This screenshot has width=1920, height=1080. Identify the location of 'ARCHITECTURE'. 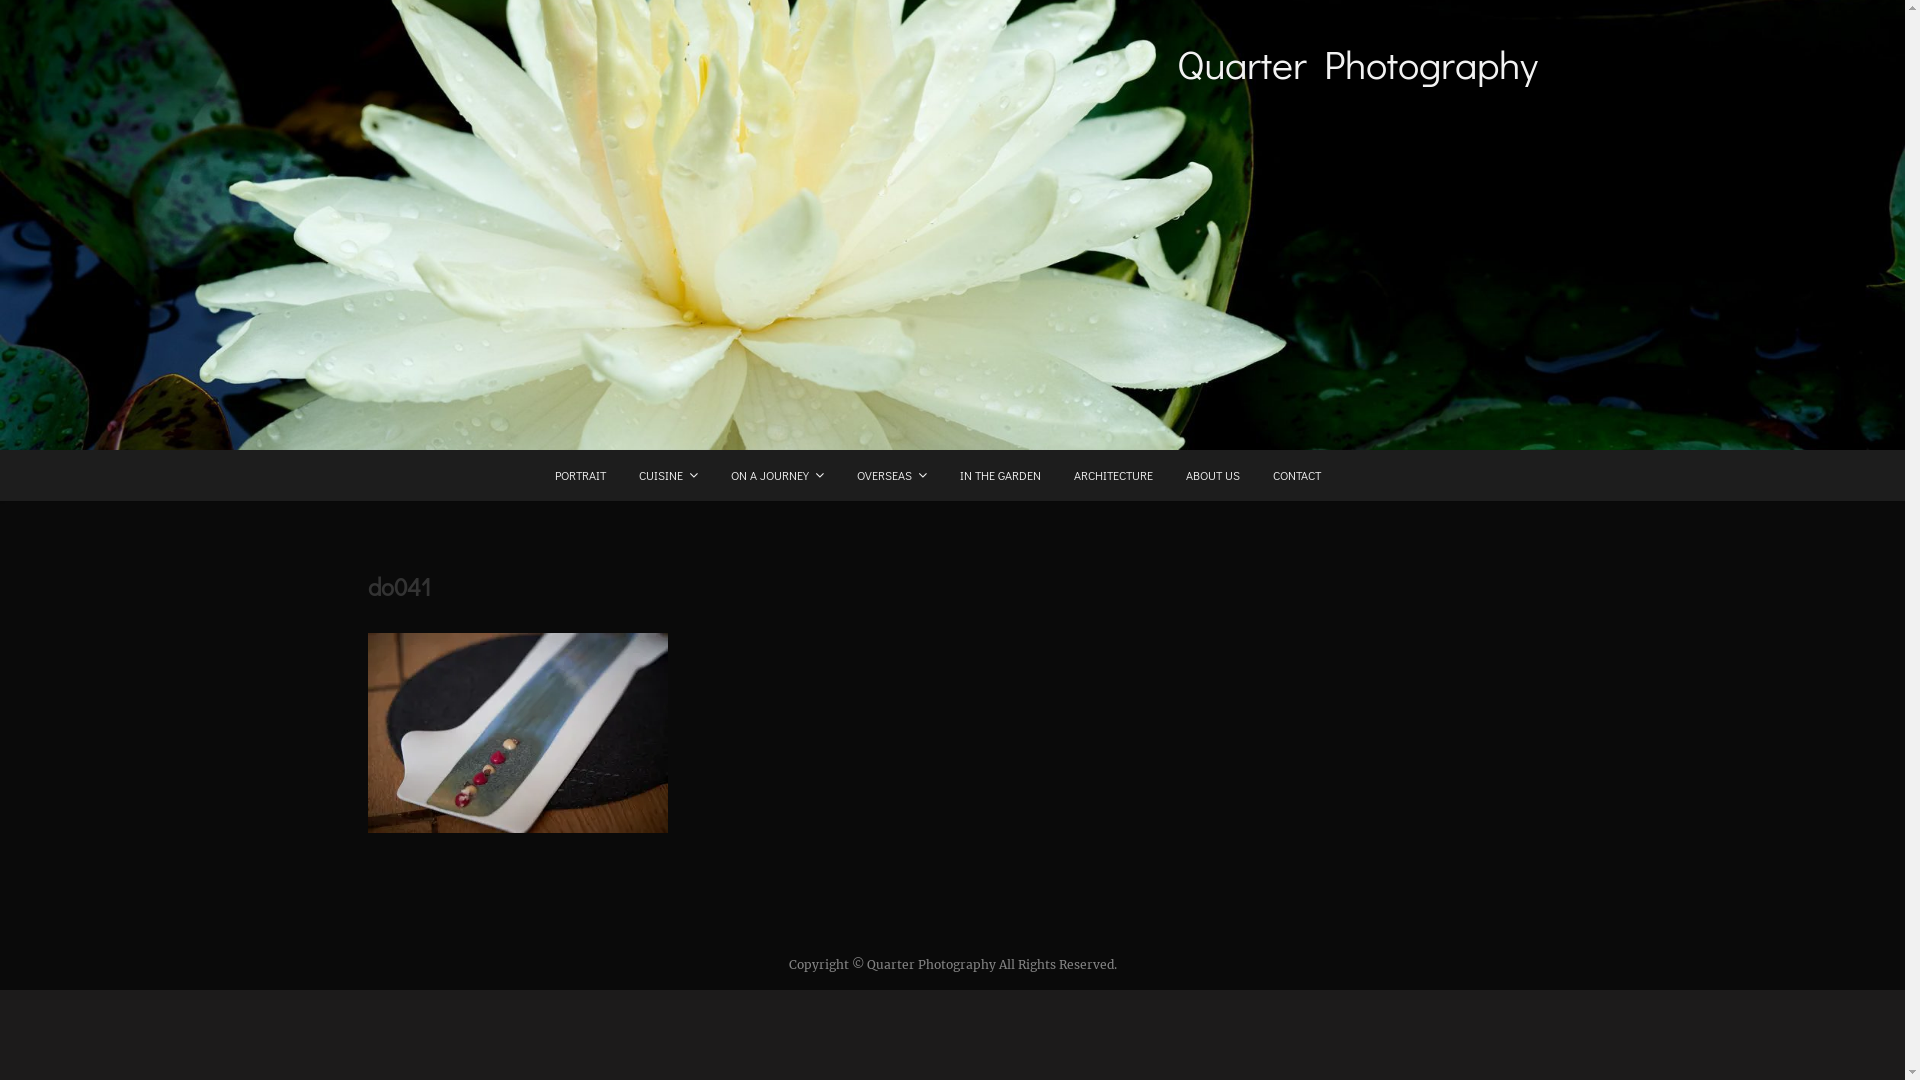
(1111, 475).